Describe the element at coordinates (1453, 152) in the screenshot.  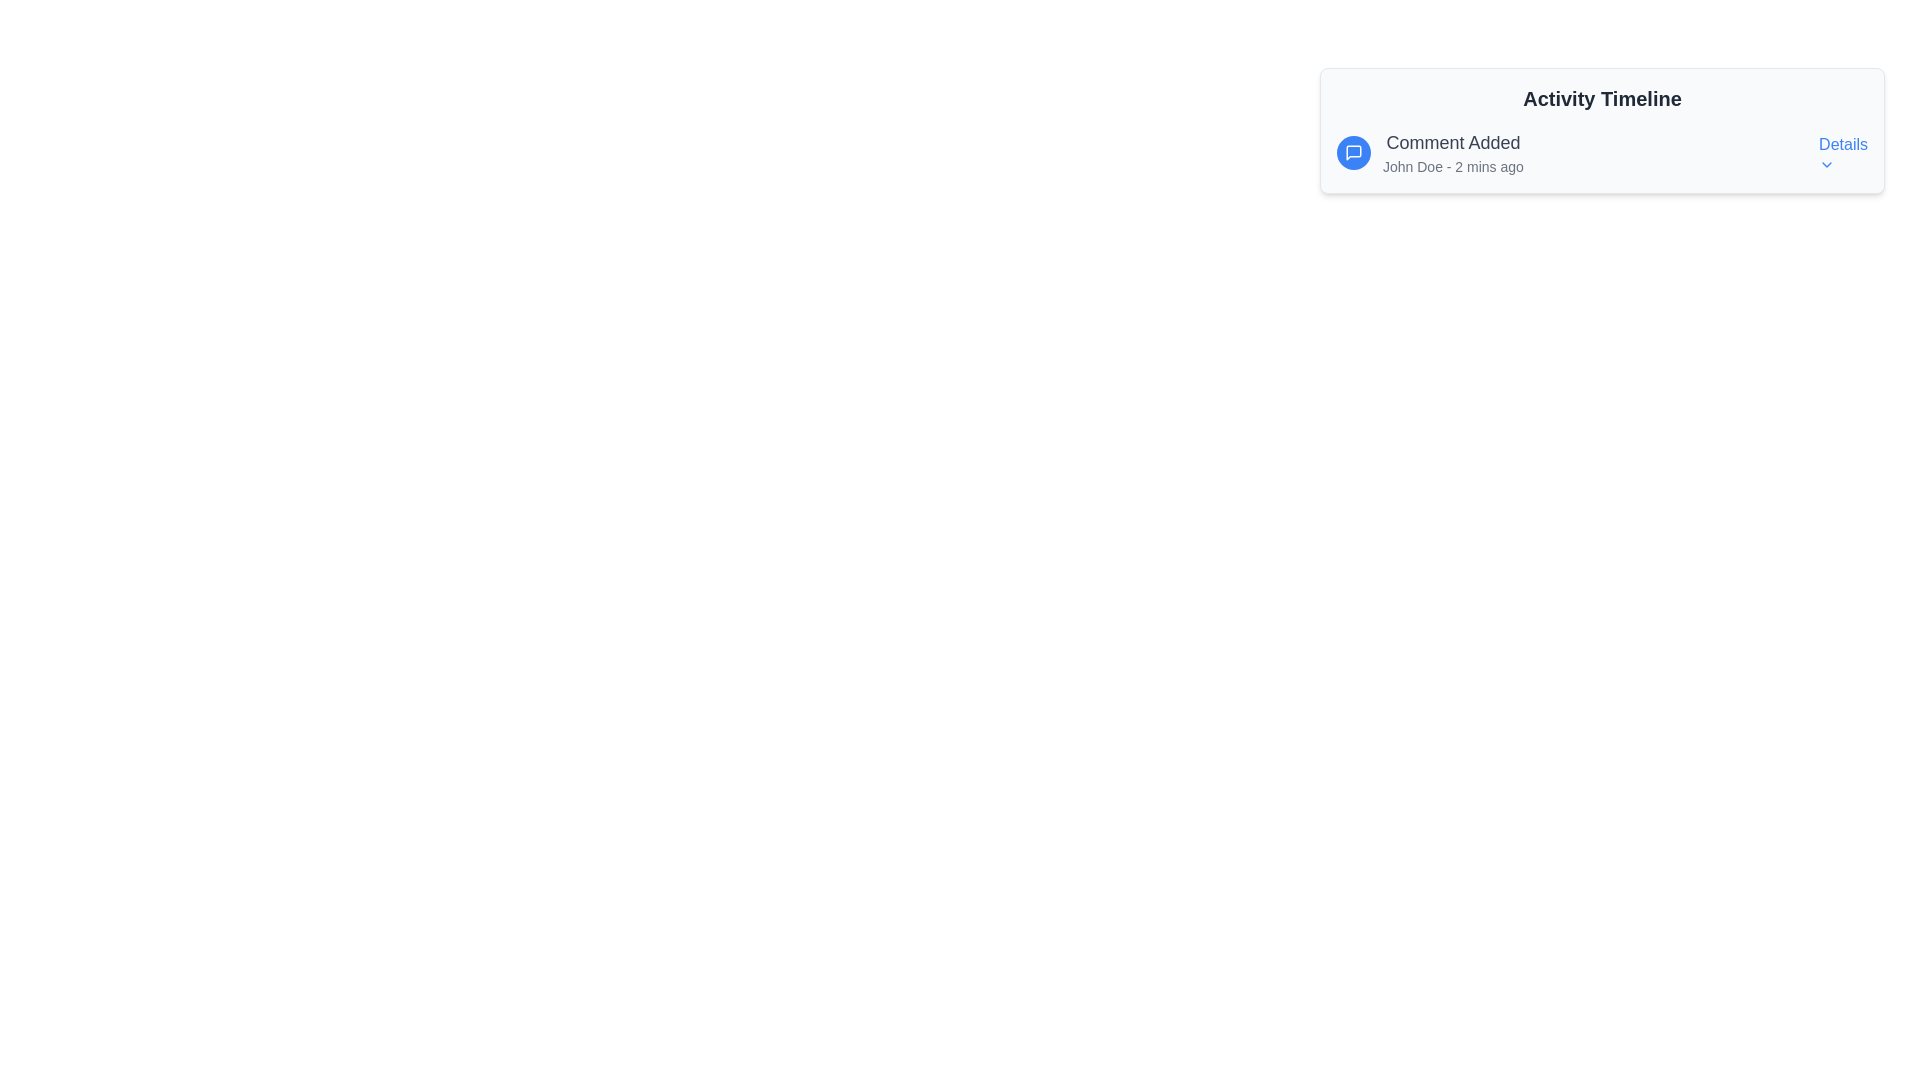
I see `details of the comment displayed in the text block that shows 'Comment Added' and 'John Doe - 2 mins ago', located in the 'Activity Timeline' section` at that location.